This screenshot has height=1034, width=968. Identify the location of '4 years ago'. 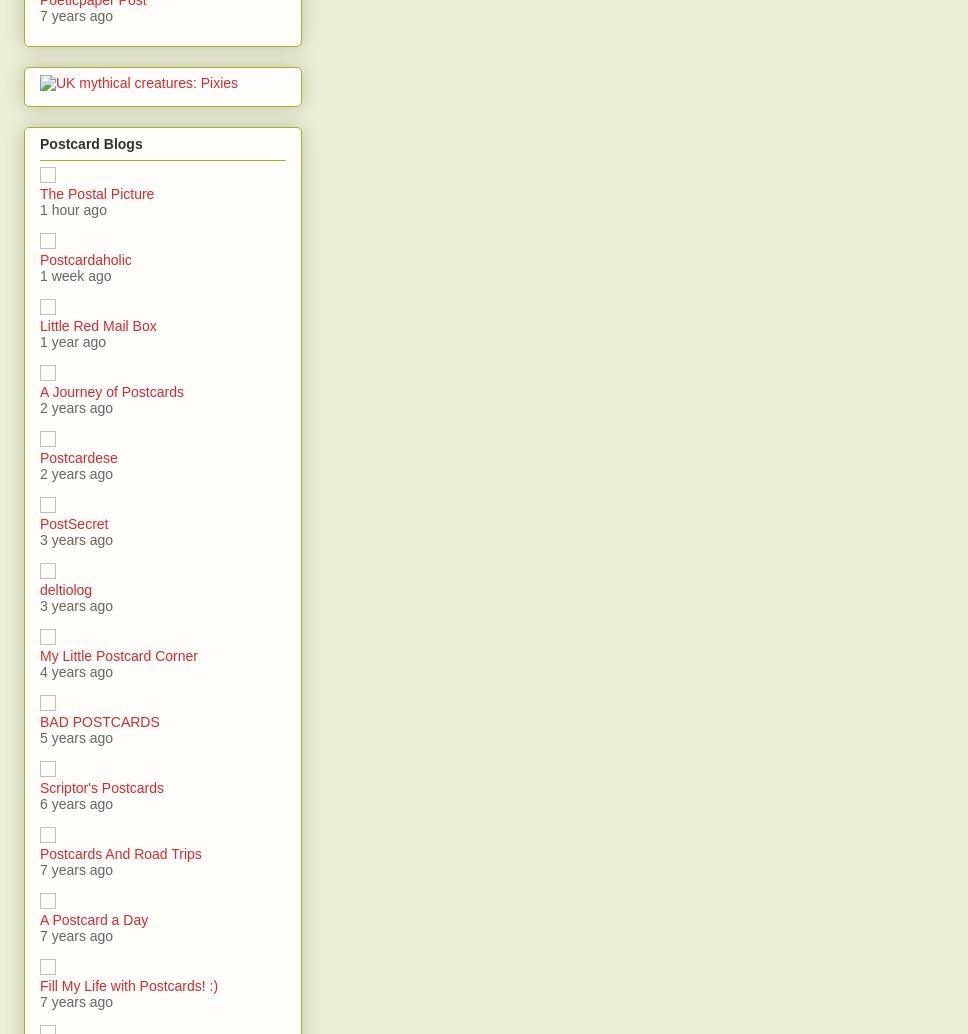
(75, 671).